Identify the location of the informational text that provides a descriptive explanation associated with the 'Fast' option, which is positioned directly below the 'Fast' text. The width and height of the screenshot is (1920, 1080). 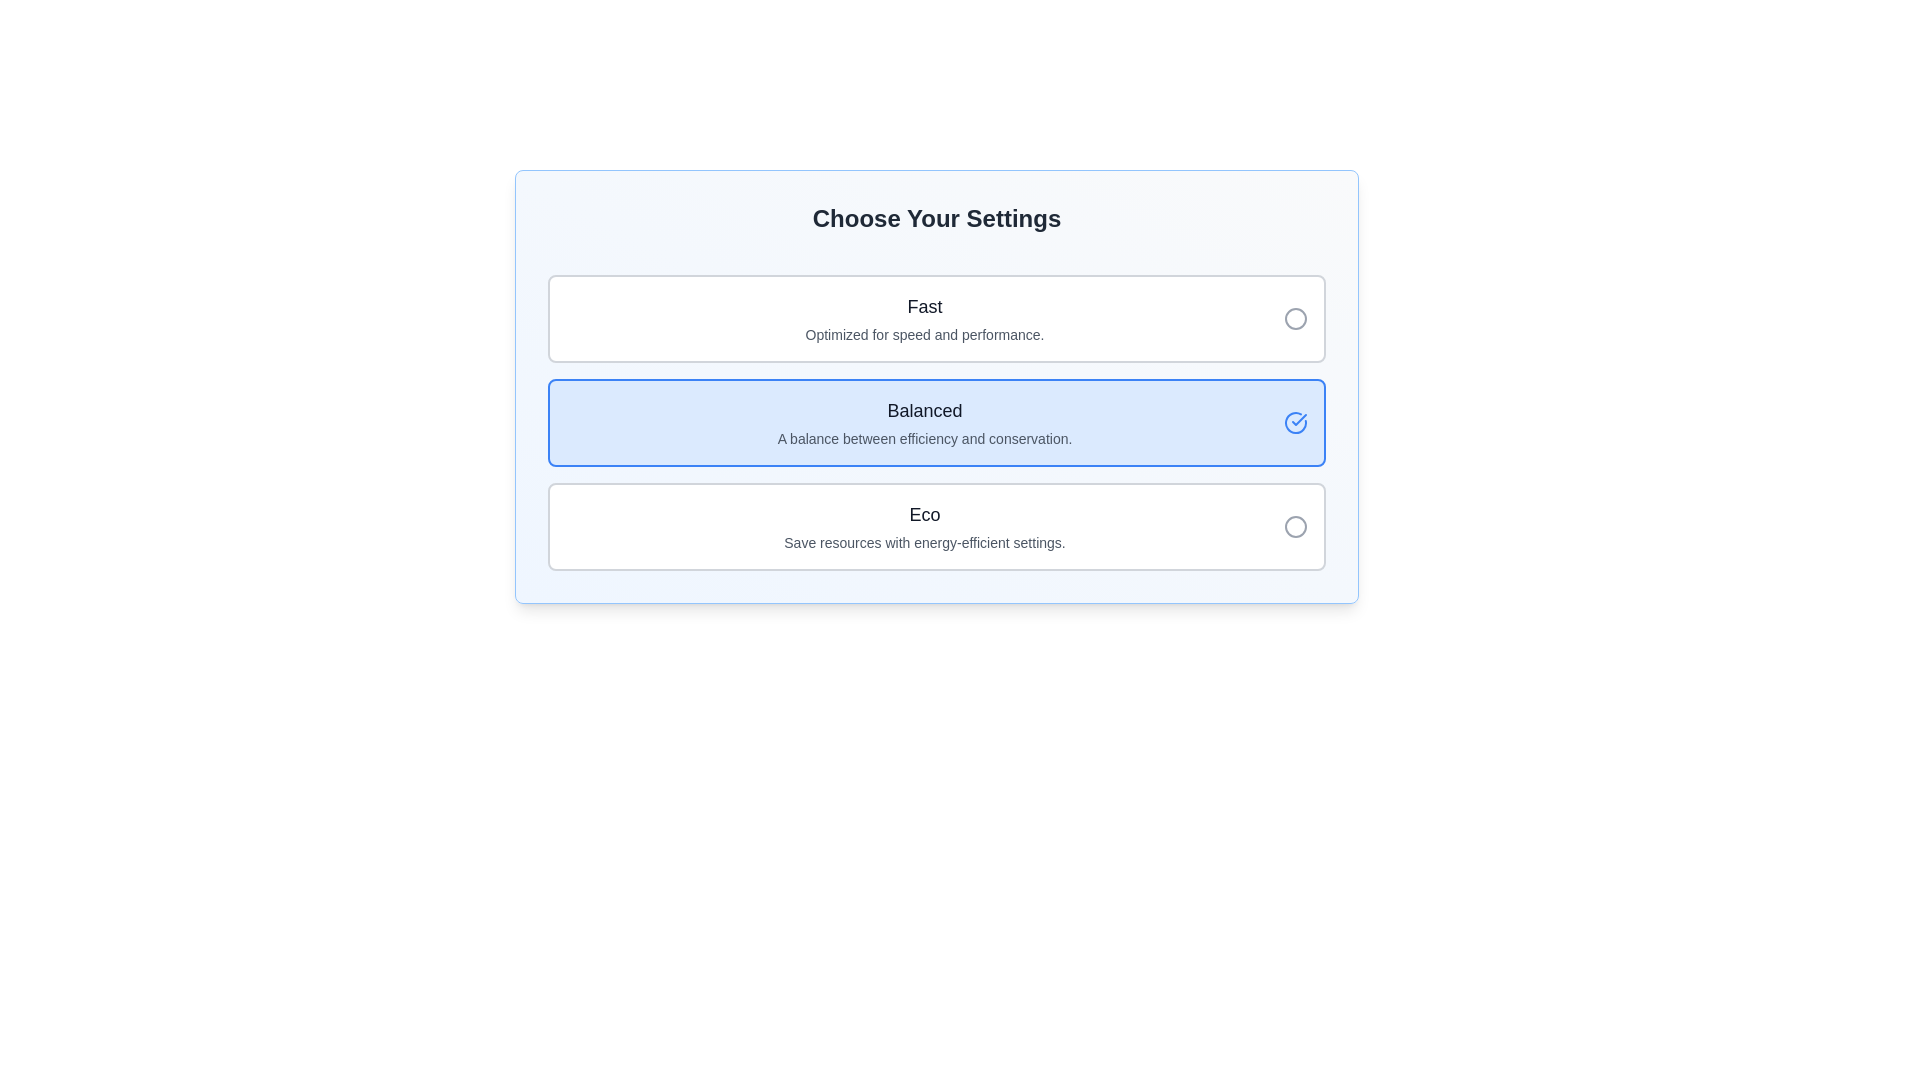
(924, 334).